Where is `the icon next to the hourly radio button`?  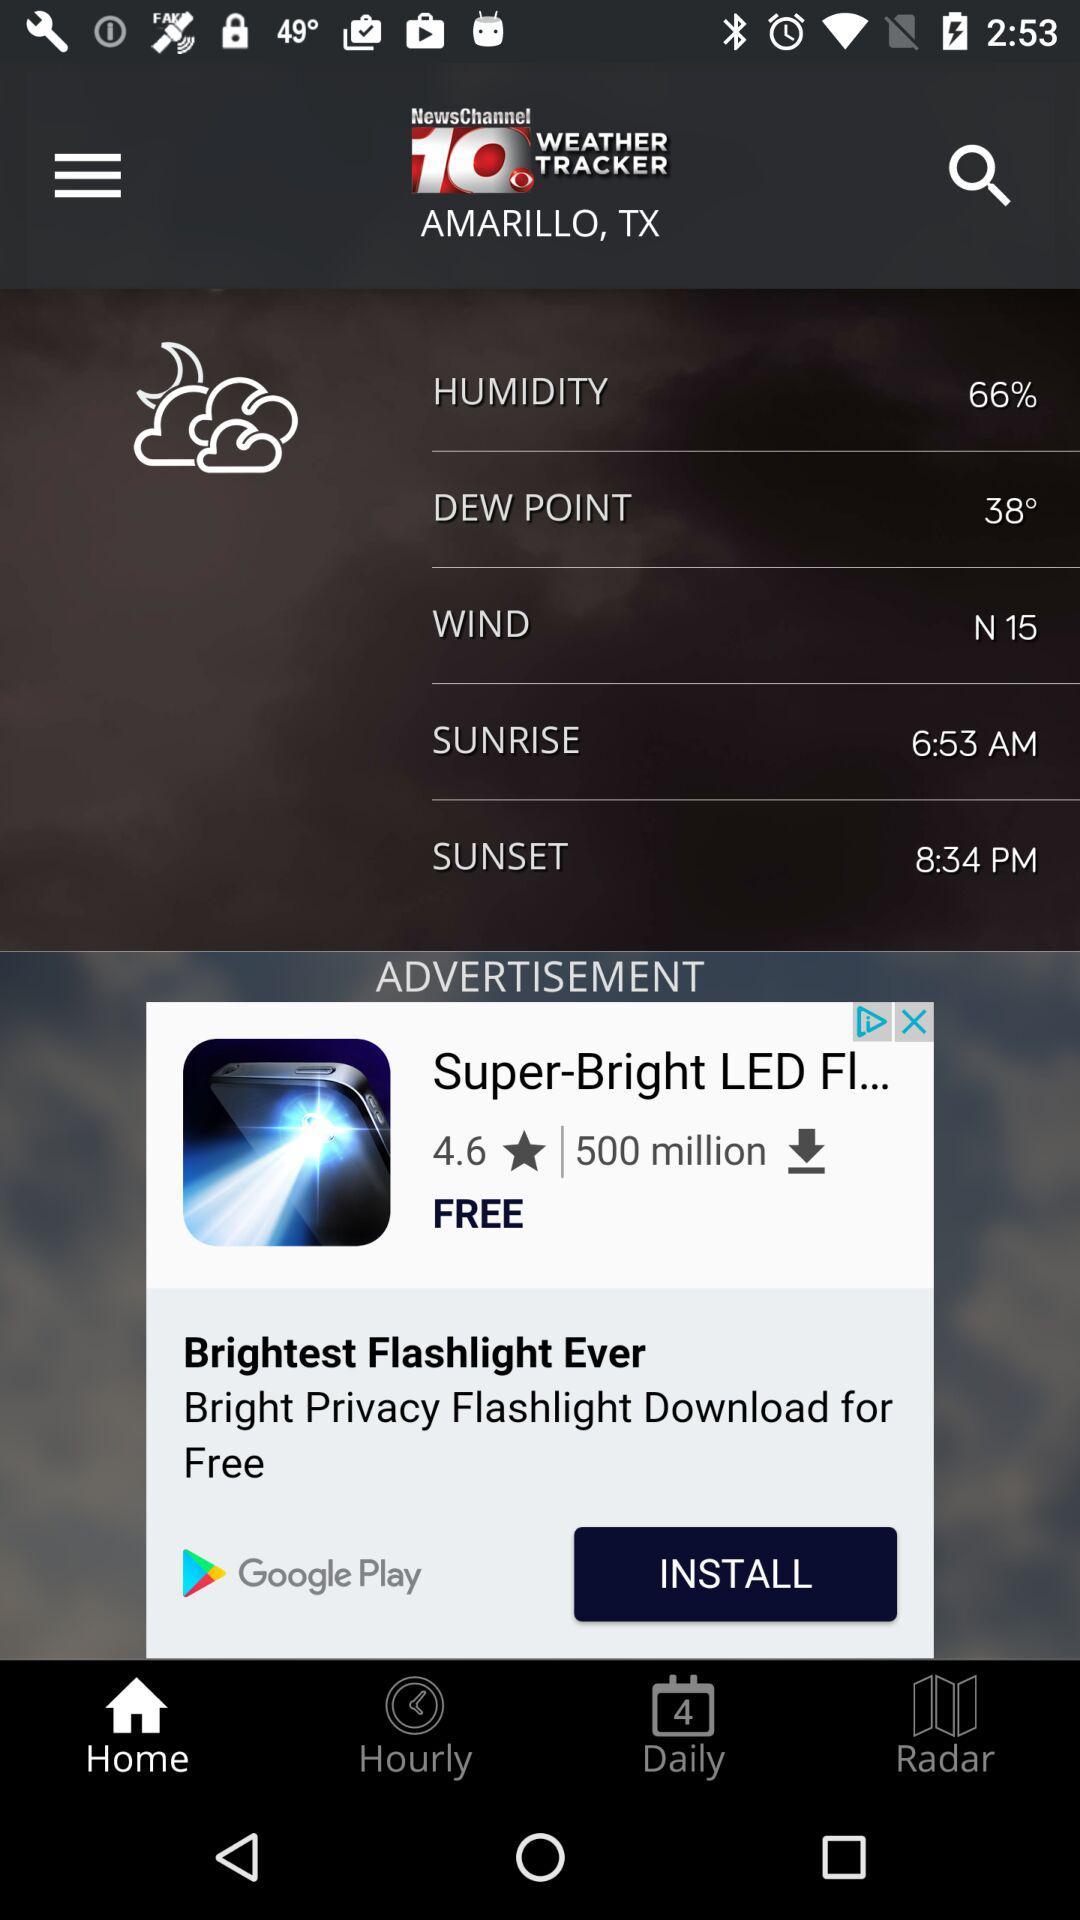 the icon next to the hourly radio button is located at coordinates (135, 1726).